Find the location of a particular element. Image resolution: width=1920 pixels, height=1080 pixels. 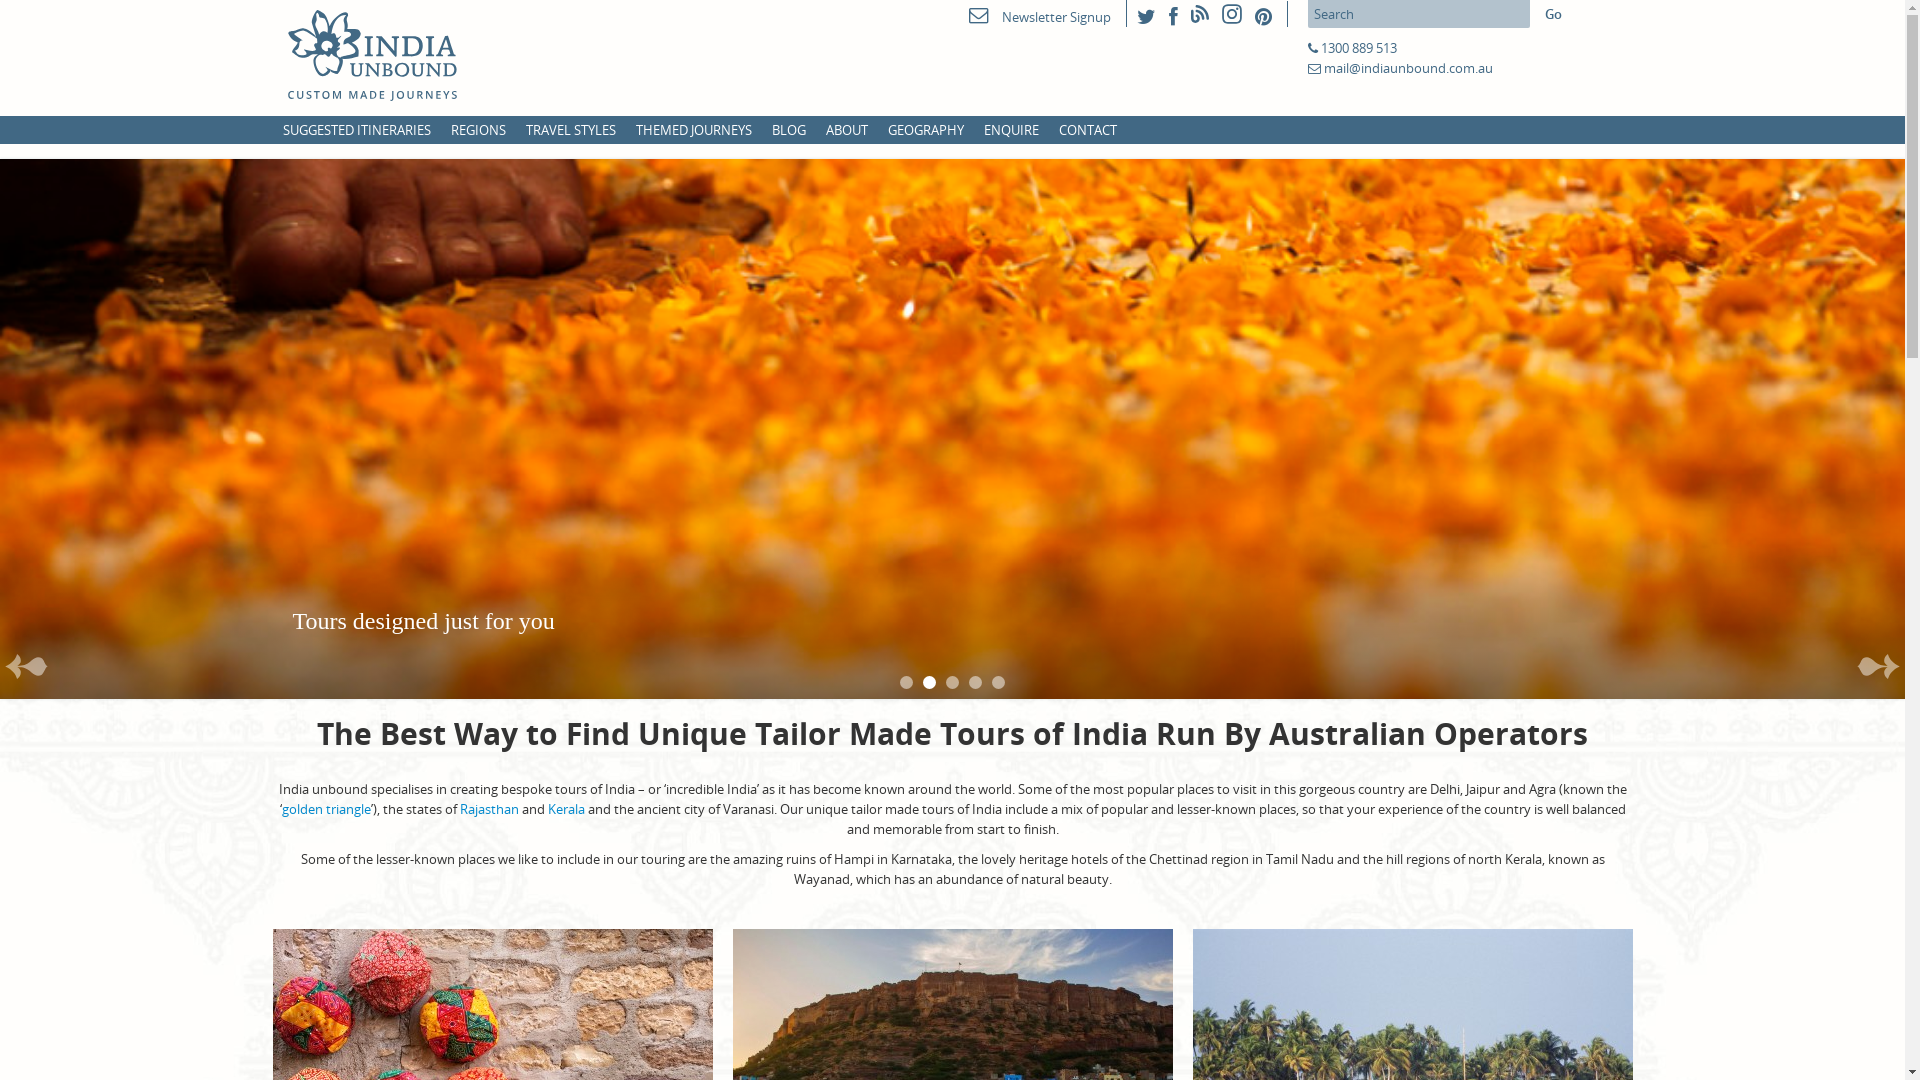

'mail@indiaunbound.com.au' is located at coordinates (1324, 67).